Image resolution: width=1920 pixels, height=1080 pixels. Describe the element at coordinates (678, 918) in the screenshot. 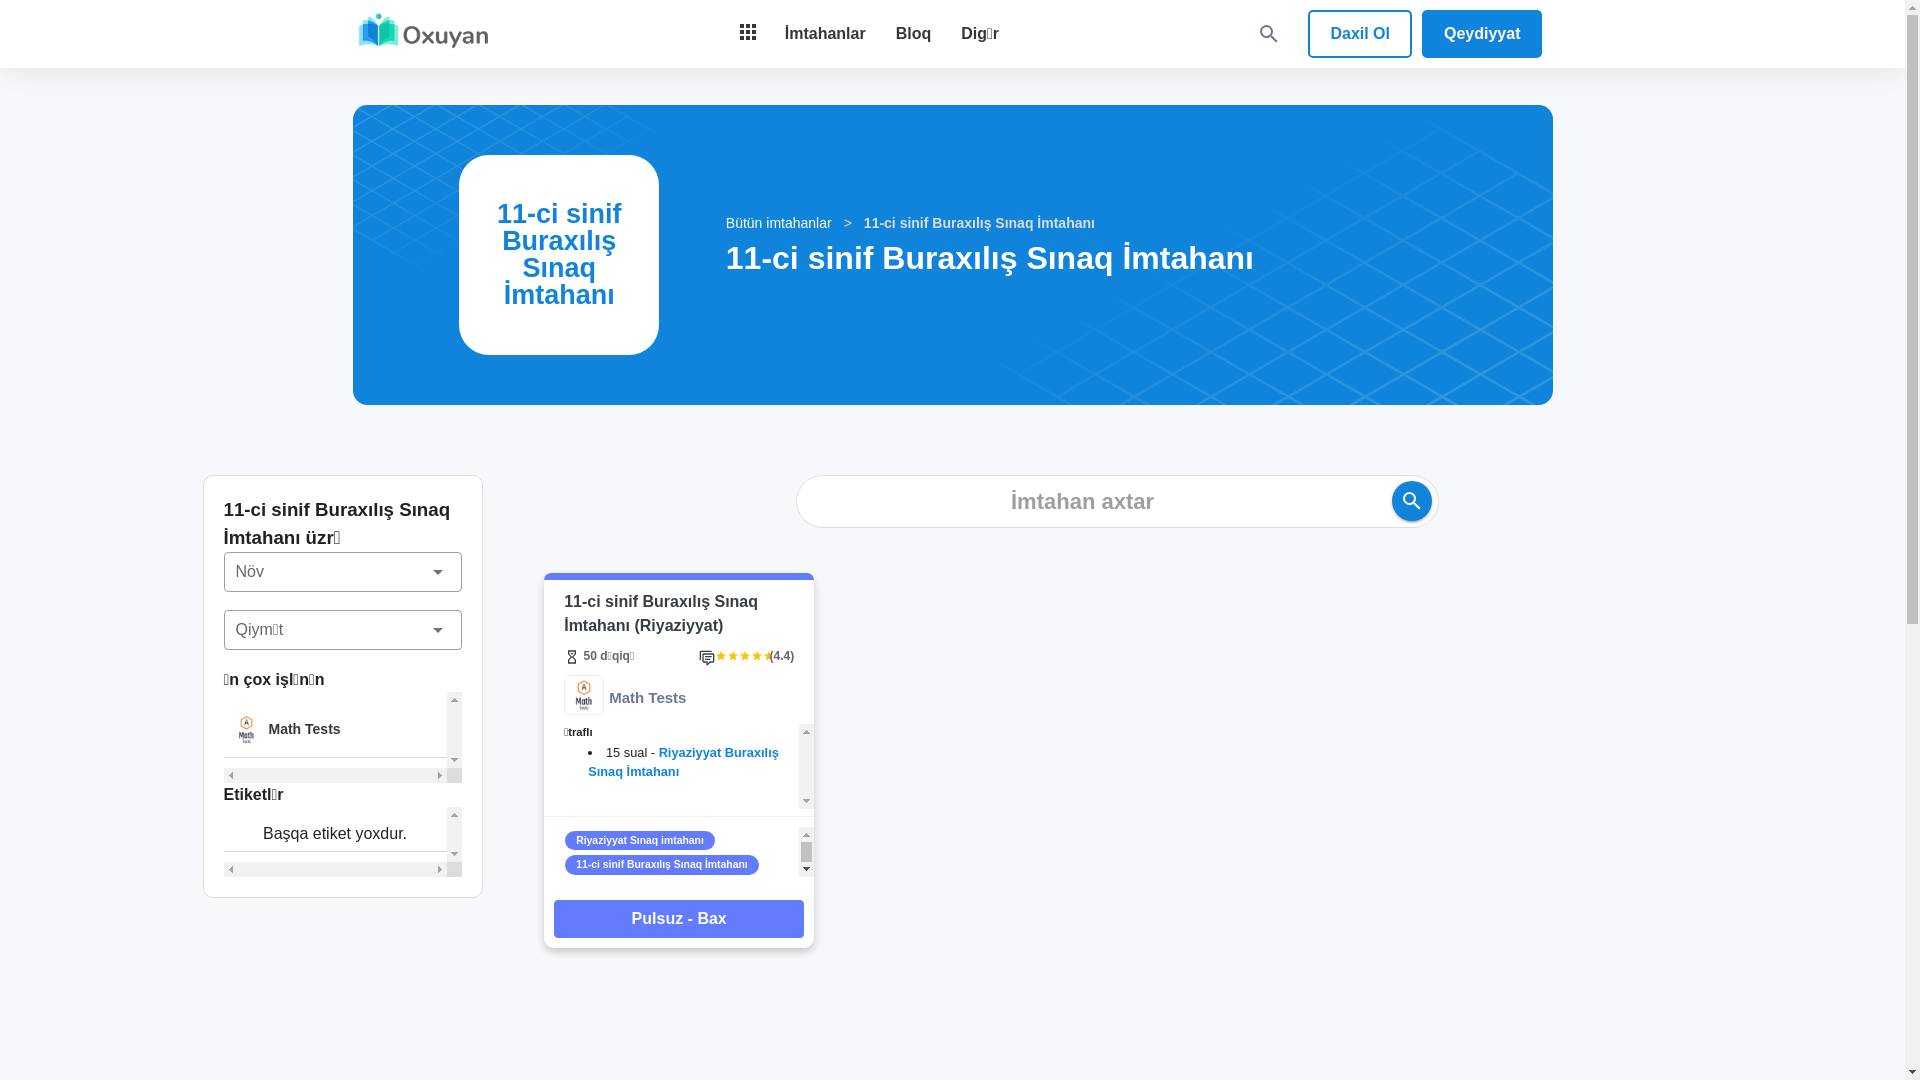

I see `'Pulsuz - Bax'` at that location.